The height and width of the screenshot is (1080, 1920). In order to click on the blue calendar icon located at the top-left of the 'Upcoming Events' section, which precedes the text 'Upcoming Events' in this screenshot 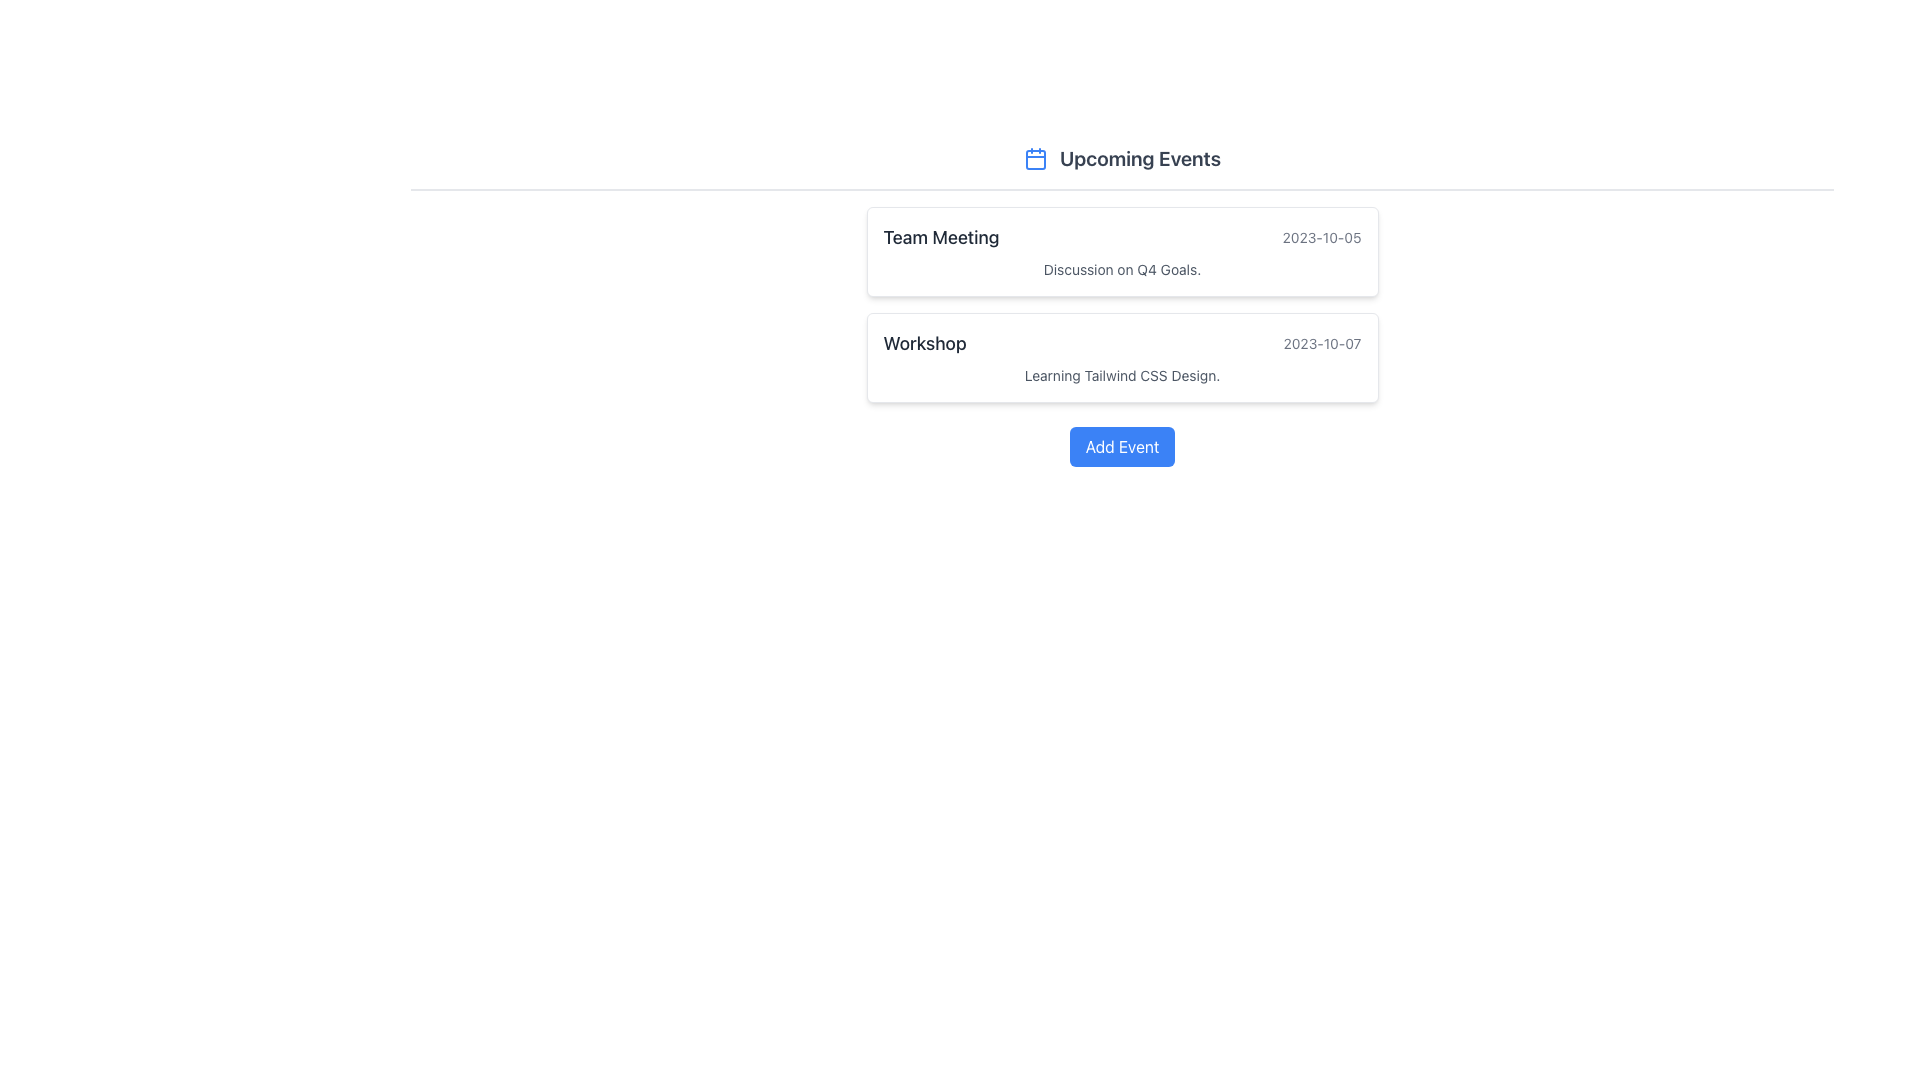, I will do `click(1036, 157)`.